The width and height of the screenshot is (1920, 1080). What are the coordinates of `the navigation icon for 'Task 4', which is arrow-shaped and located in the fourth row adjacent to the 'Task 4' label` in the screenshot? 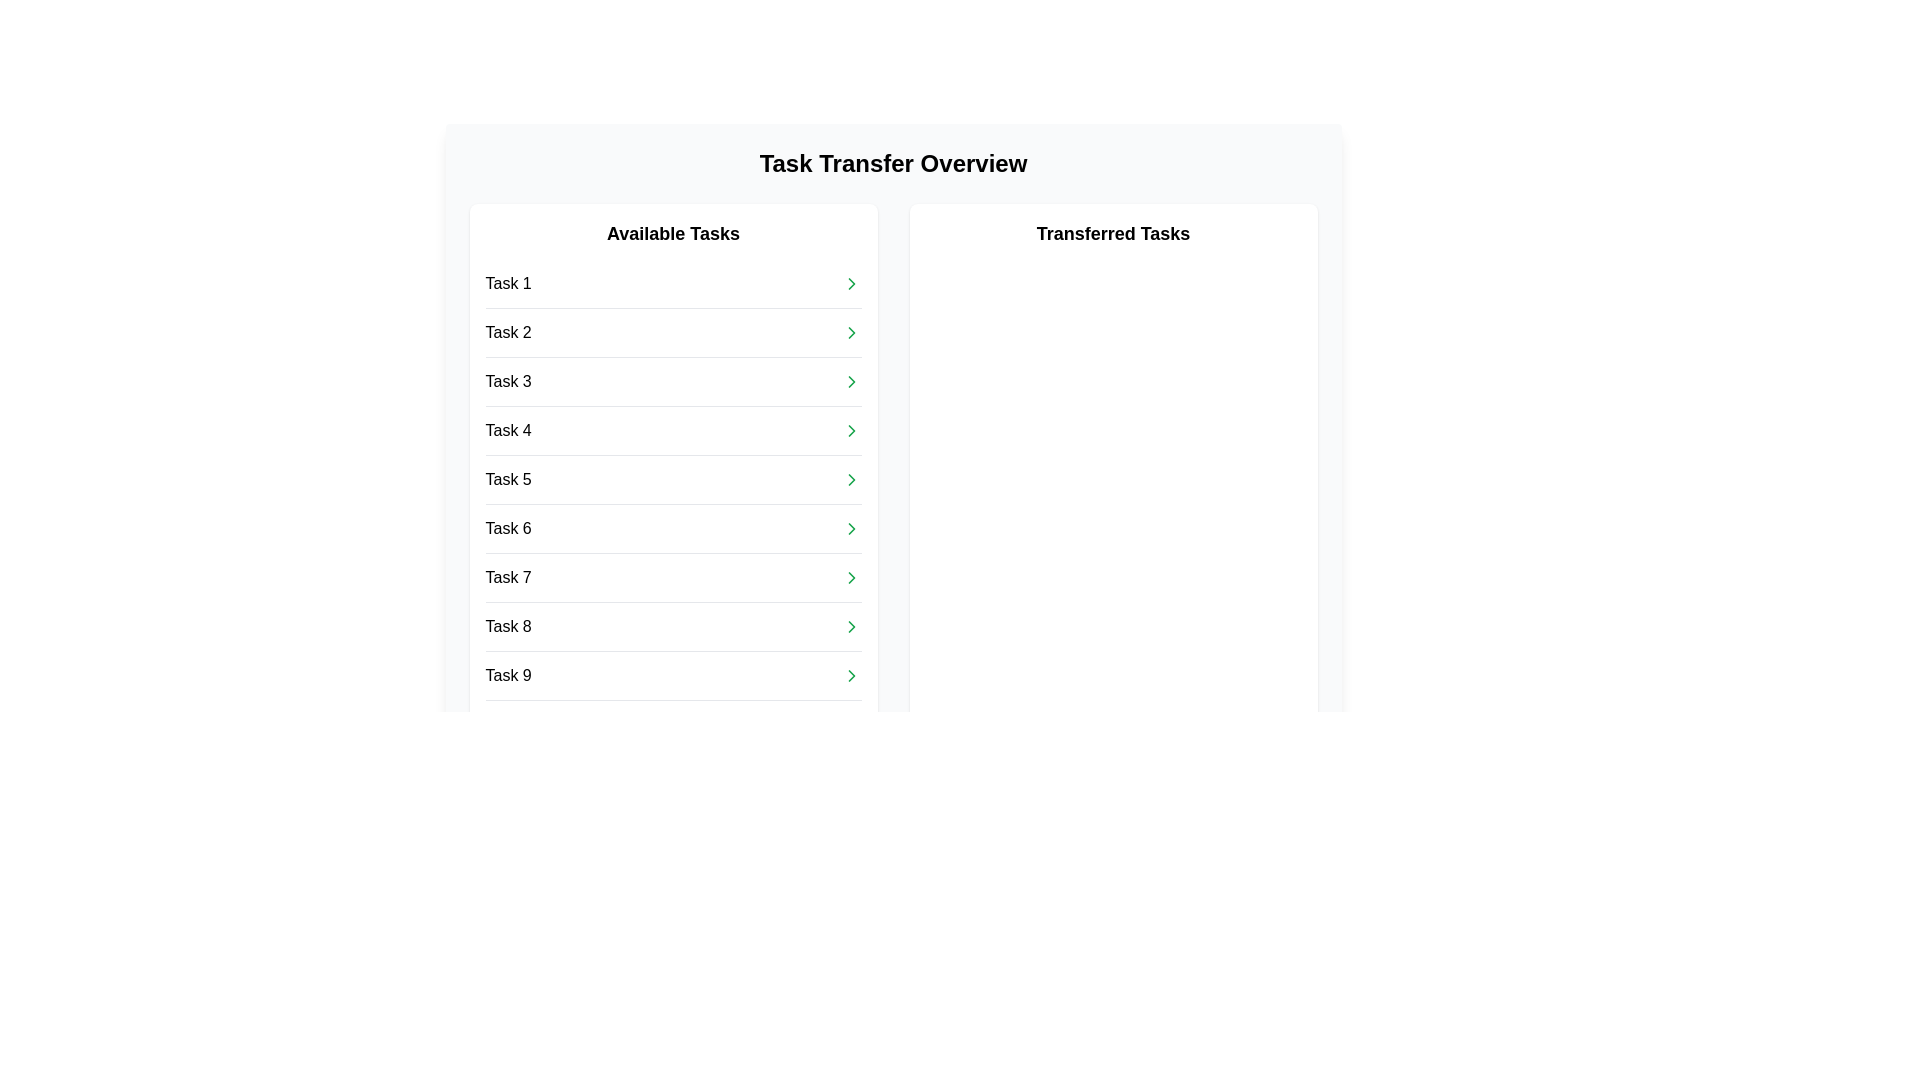 It's located at (851, 430).